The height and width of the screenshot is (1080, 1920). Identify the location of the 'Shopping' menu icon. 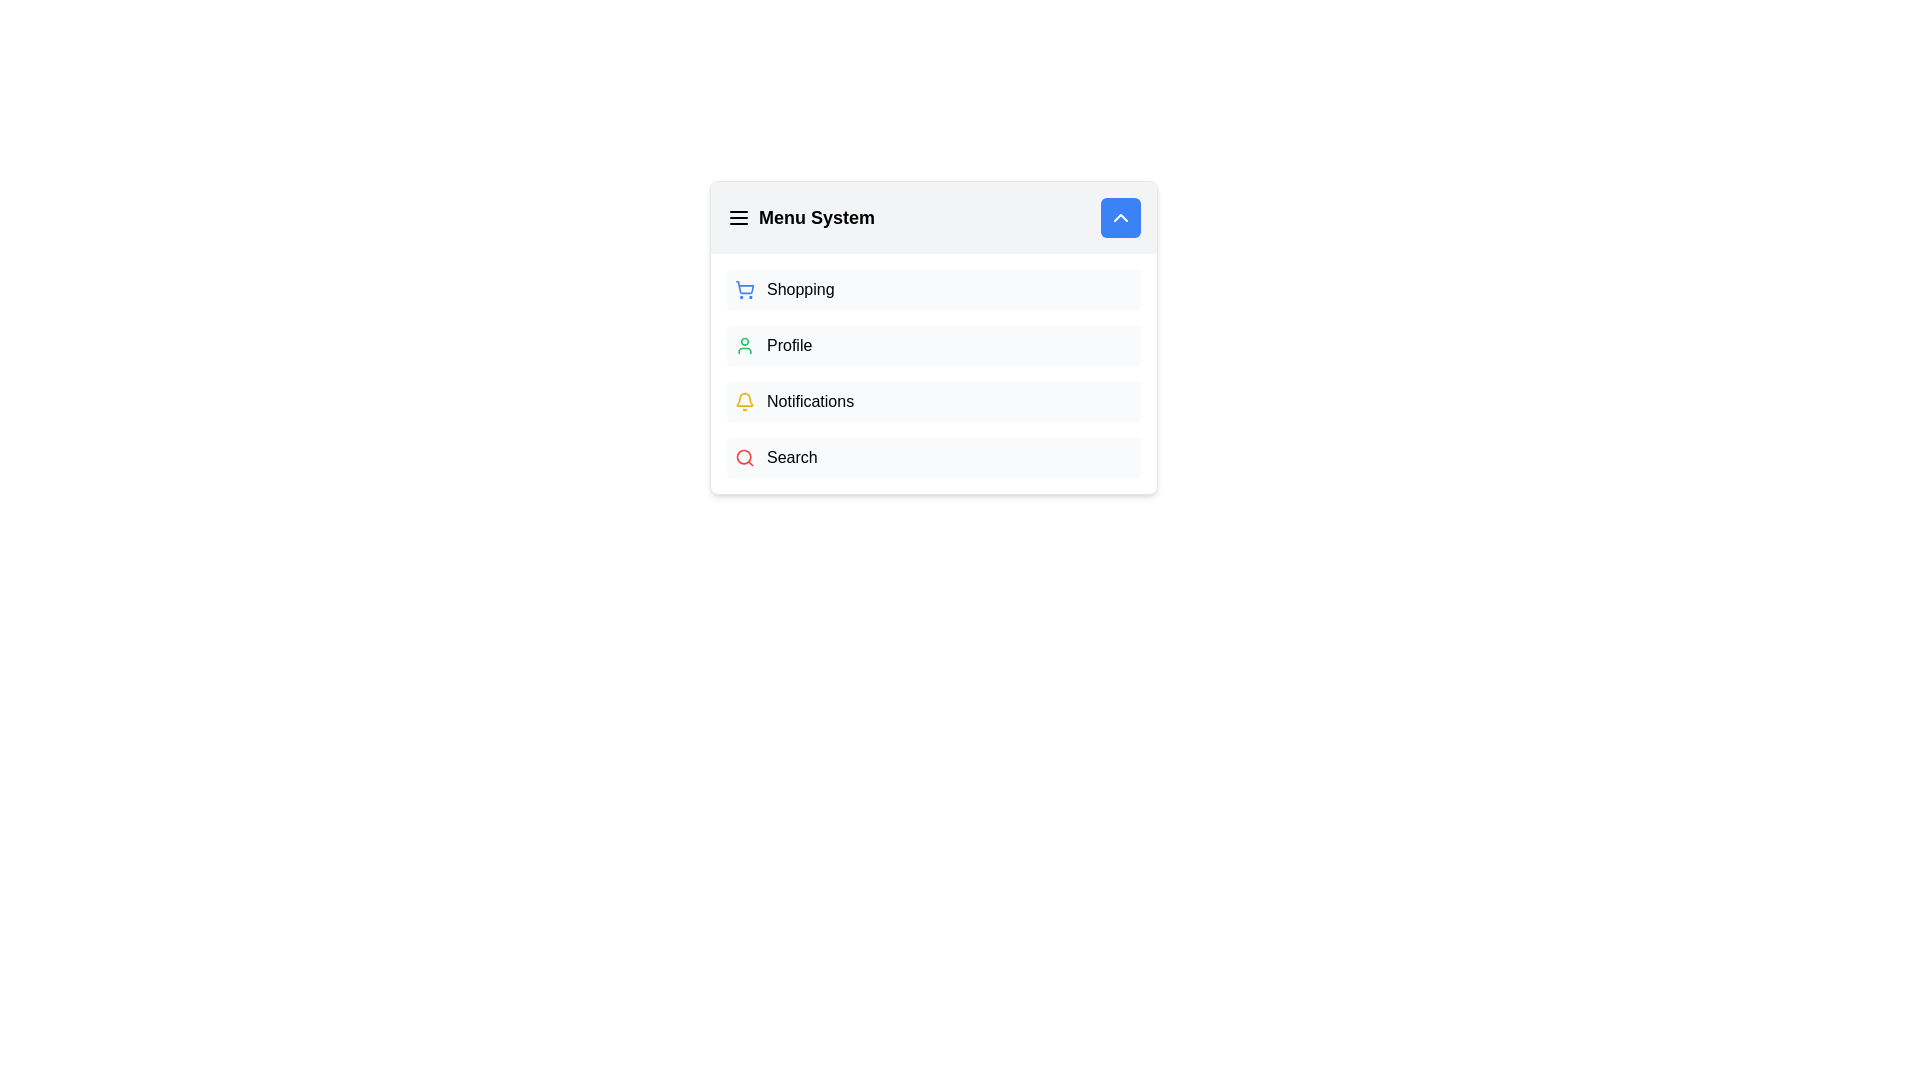
(743, 289).